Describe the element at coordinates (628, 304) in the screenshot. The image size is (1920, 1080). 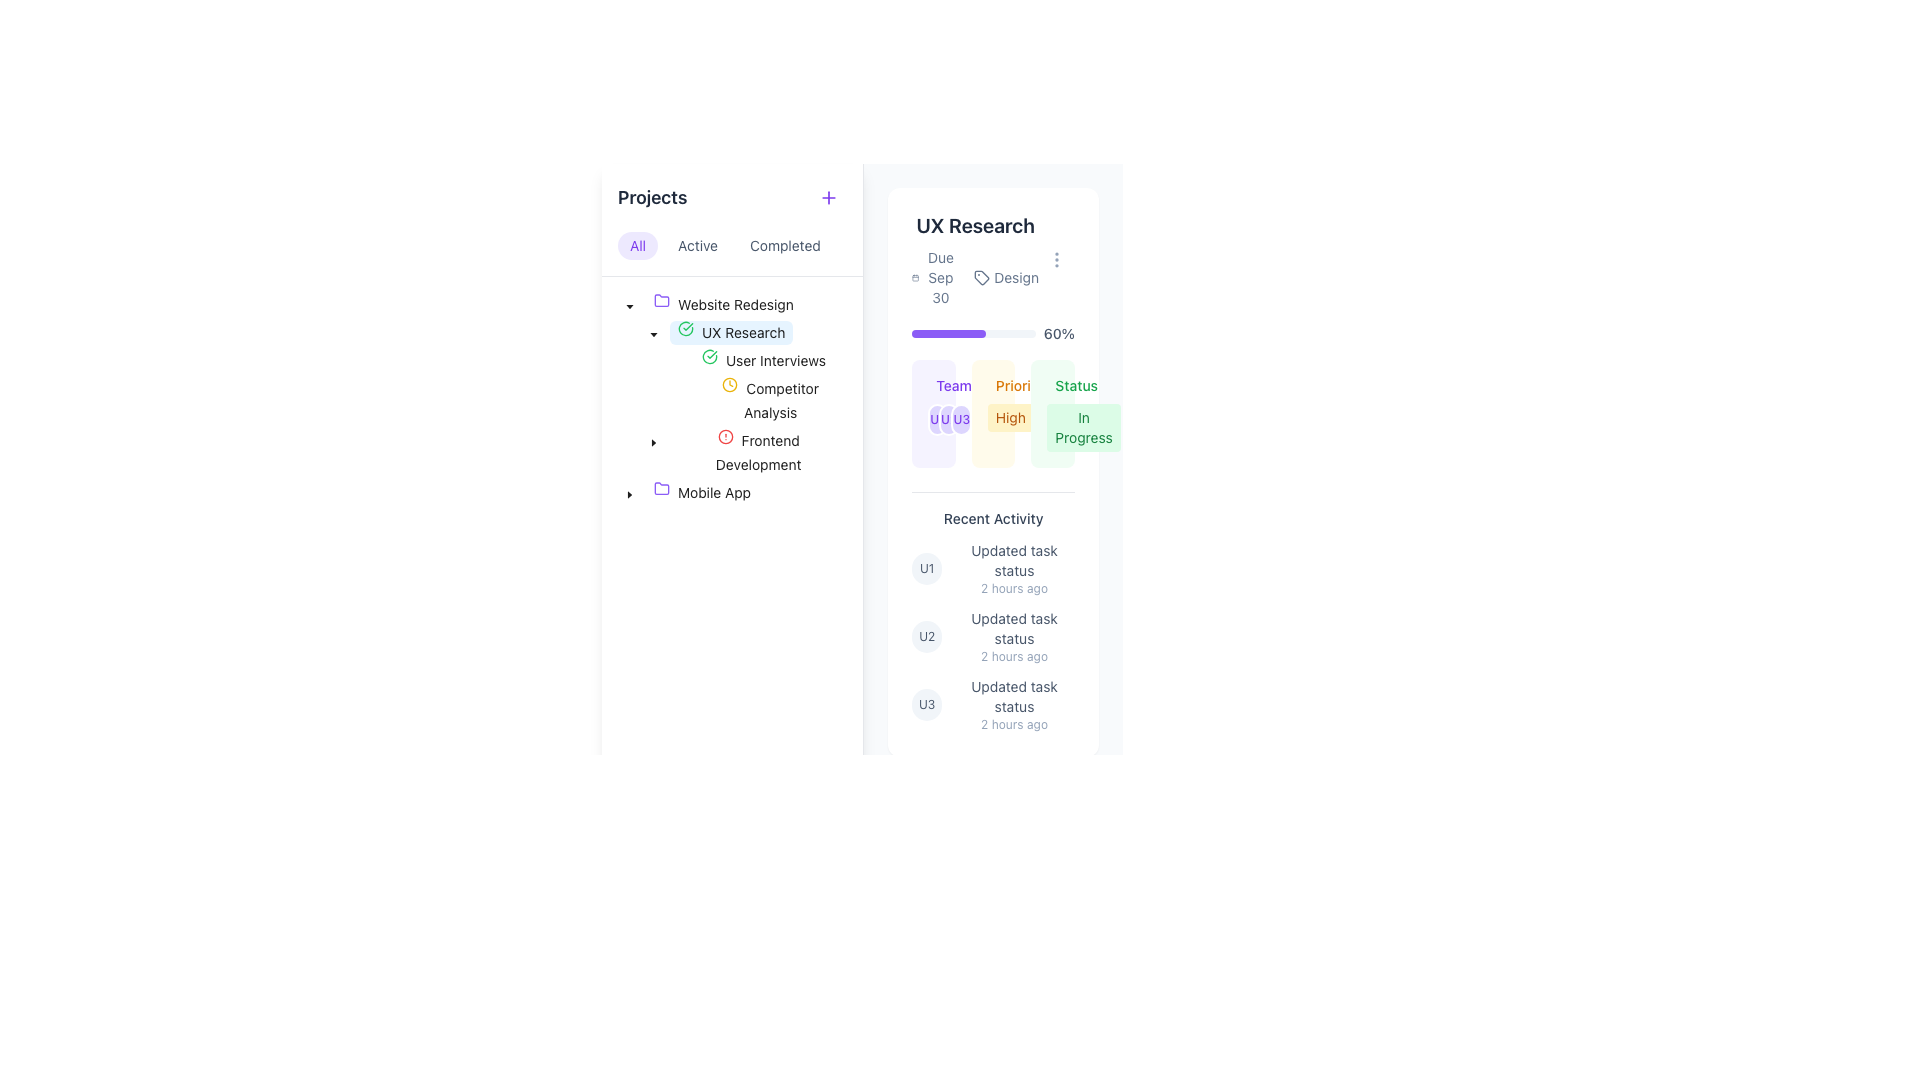
I see `the toggle button represented by a downward-facing arrow beside 'Website Redesign' for navigation purposes` at that location.